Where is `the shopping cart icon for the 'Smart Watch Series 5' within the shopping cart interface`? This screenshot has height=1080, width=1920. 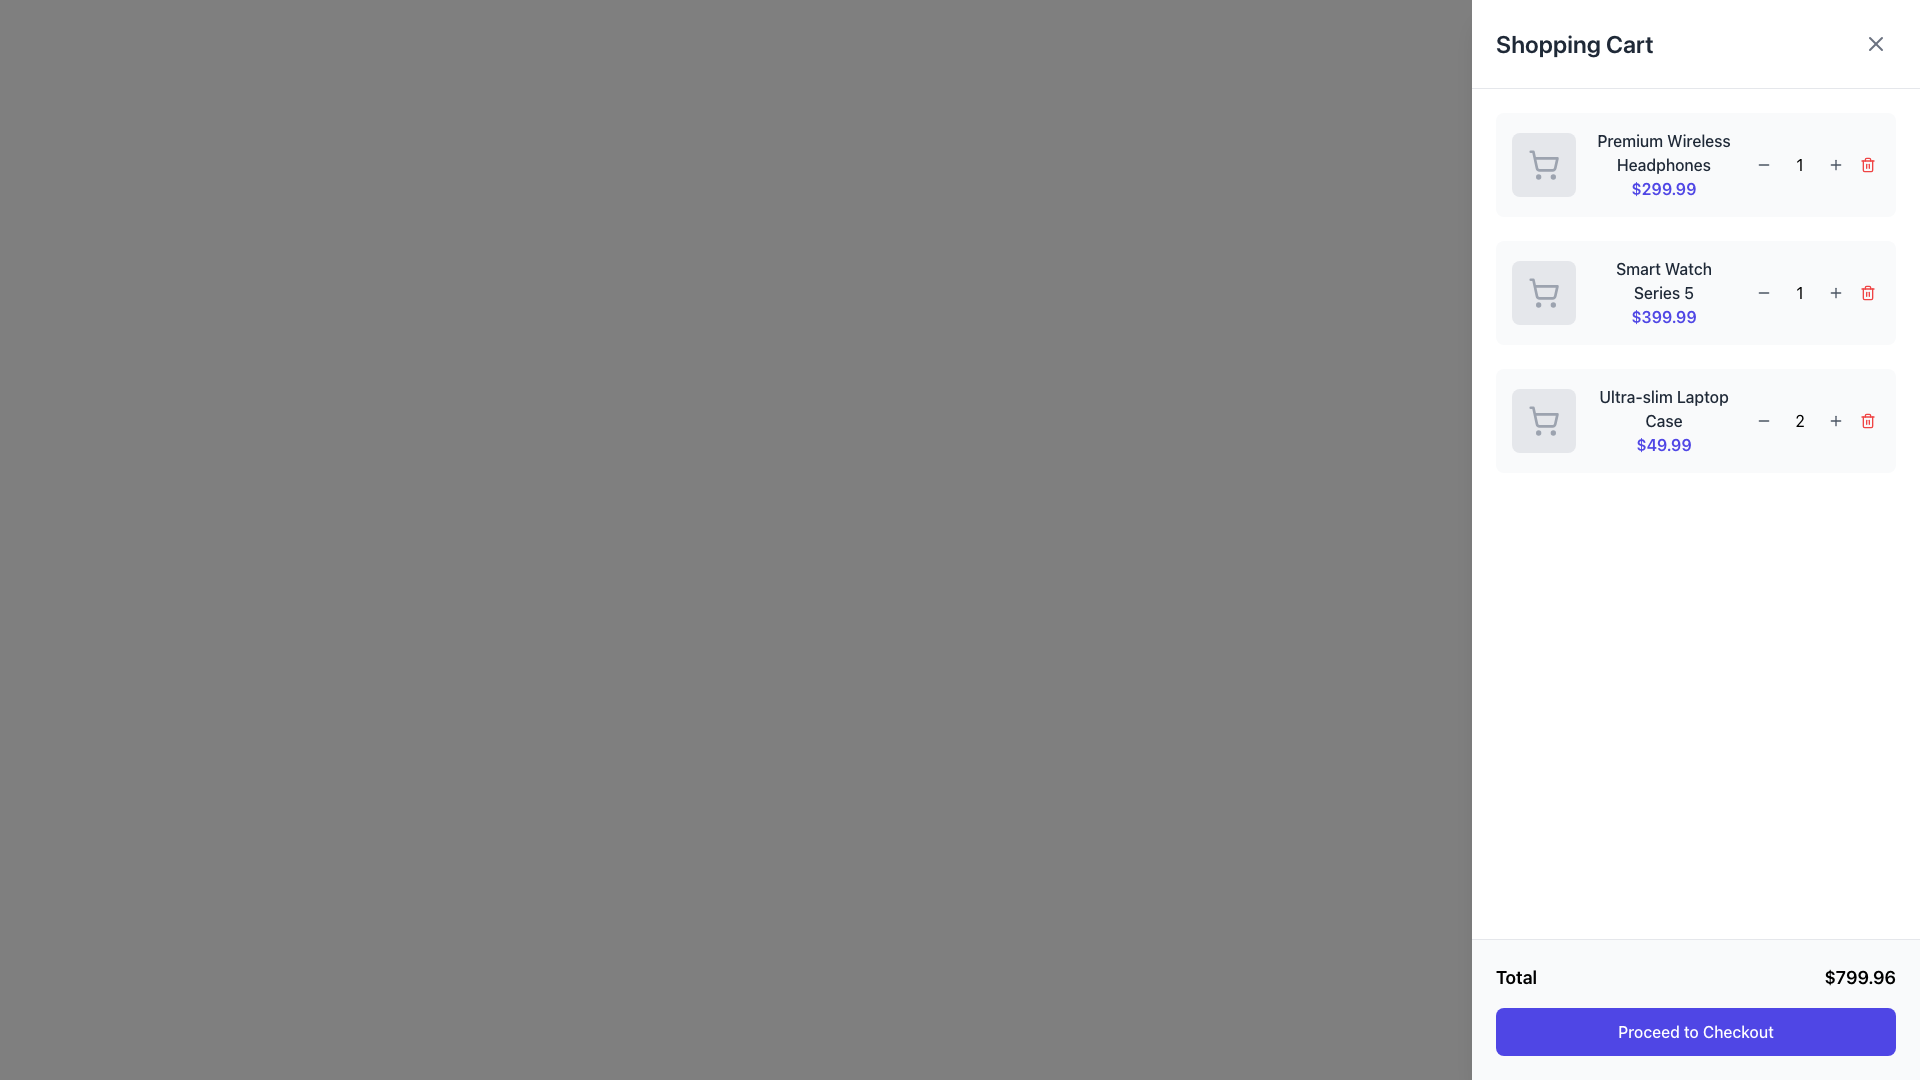 the shopping cart icon for the 'Smart Watch Series 5' within the shopping cart interface is located at coordinates (1543, 293).